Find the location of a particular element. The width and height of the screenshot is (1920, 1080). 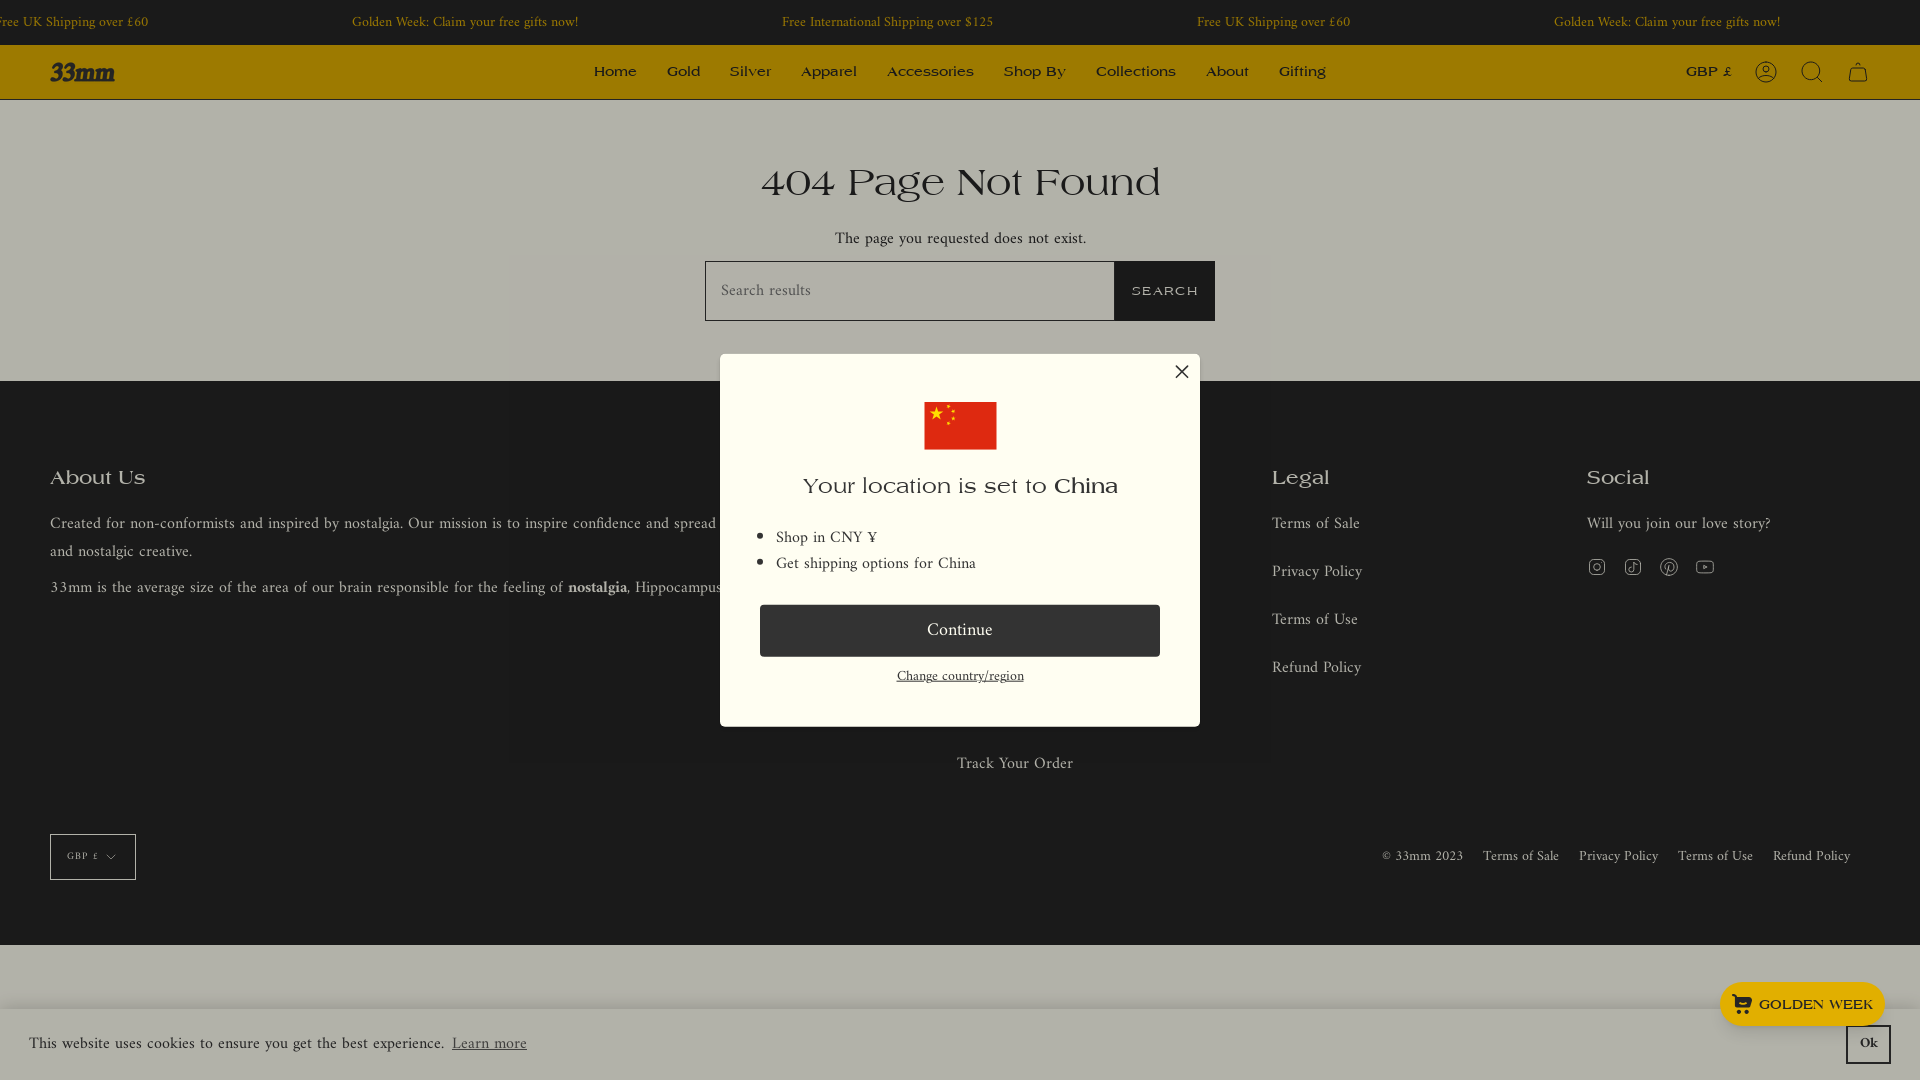

'Terms of Sale' is located at coordinates (1520, 855).